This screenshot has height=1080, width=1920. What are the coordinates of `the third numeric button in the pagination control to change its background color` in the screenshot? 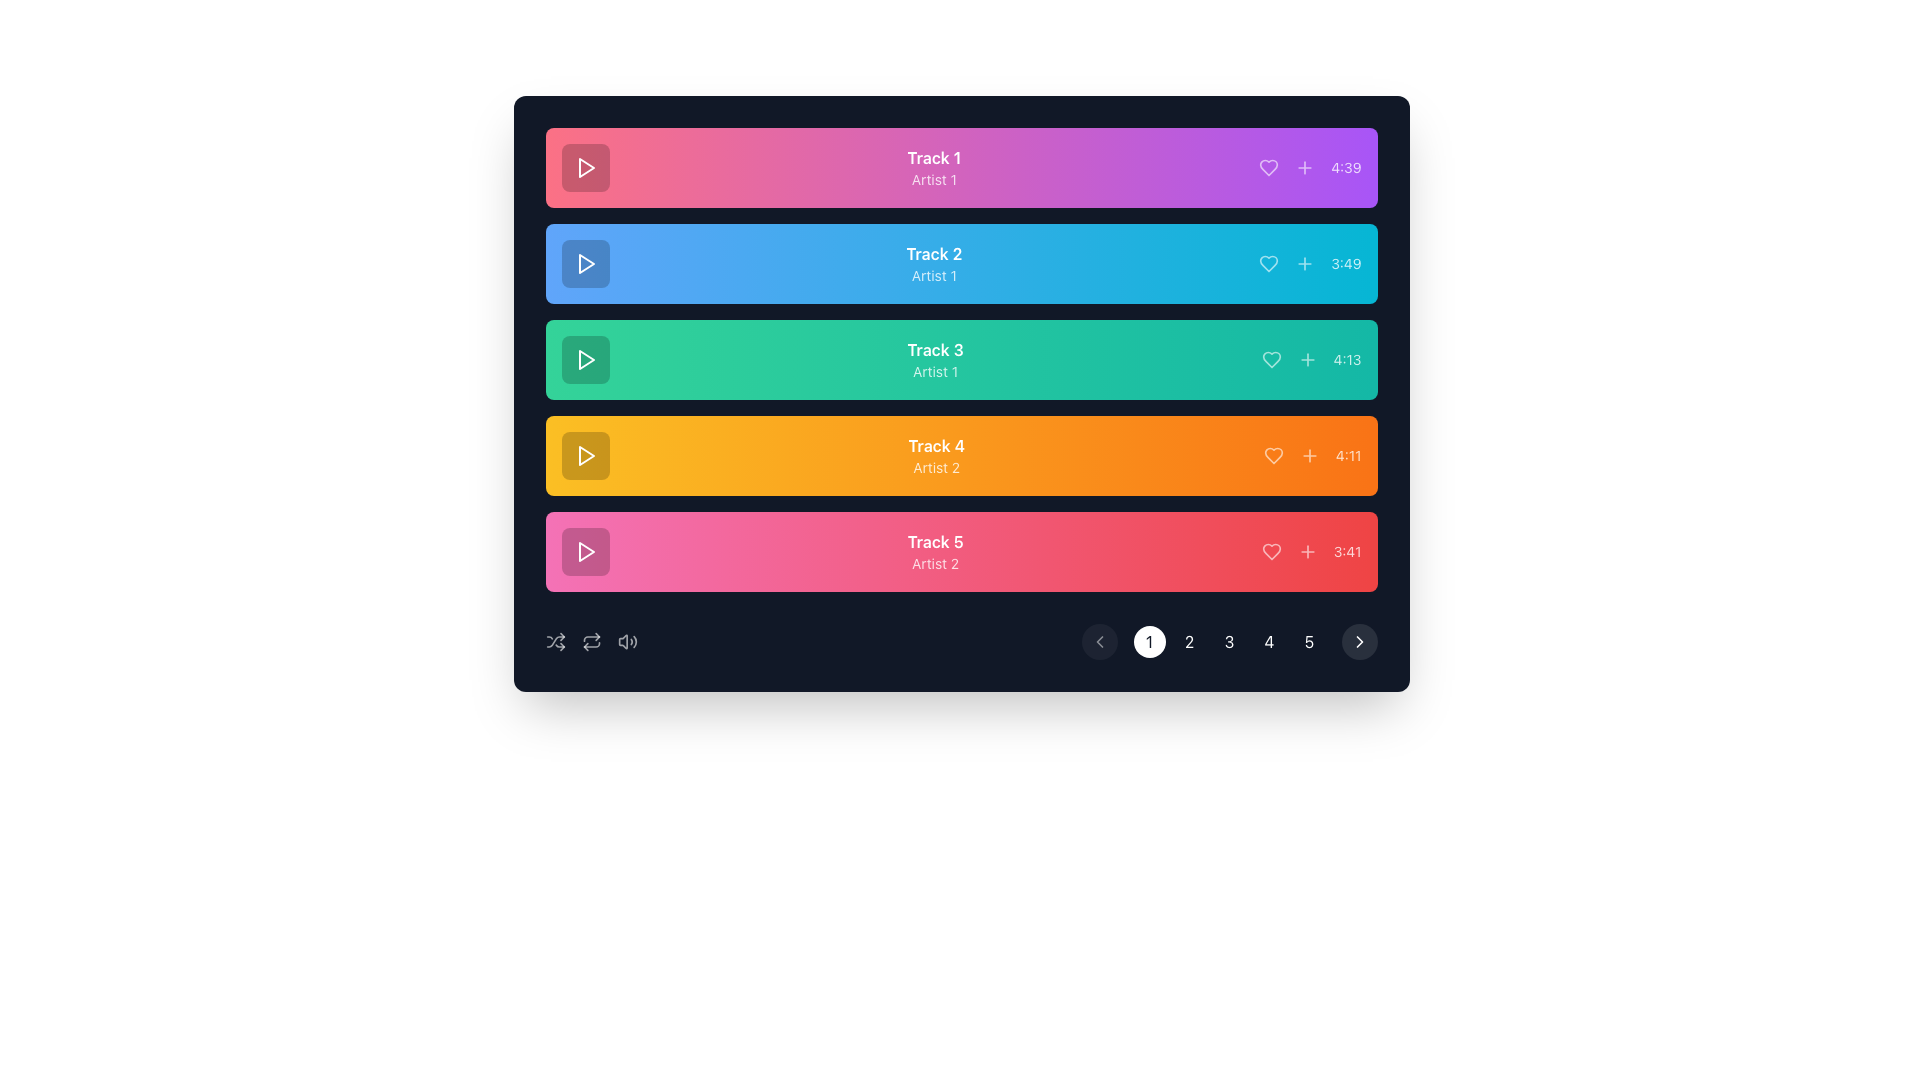 It's located at (1228, 641).